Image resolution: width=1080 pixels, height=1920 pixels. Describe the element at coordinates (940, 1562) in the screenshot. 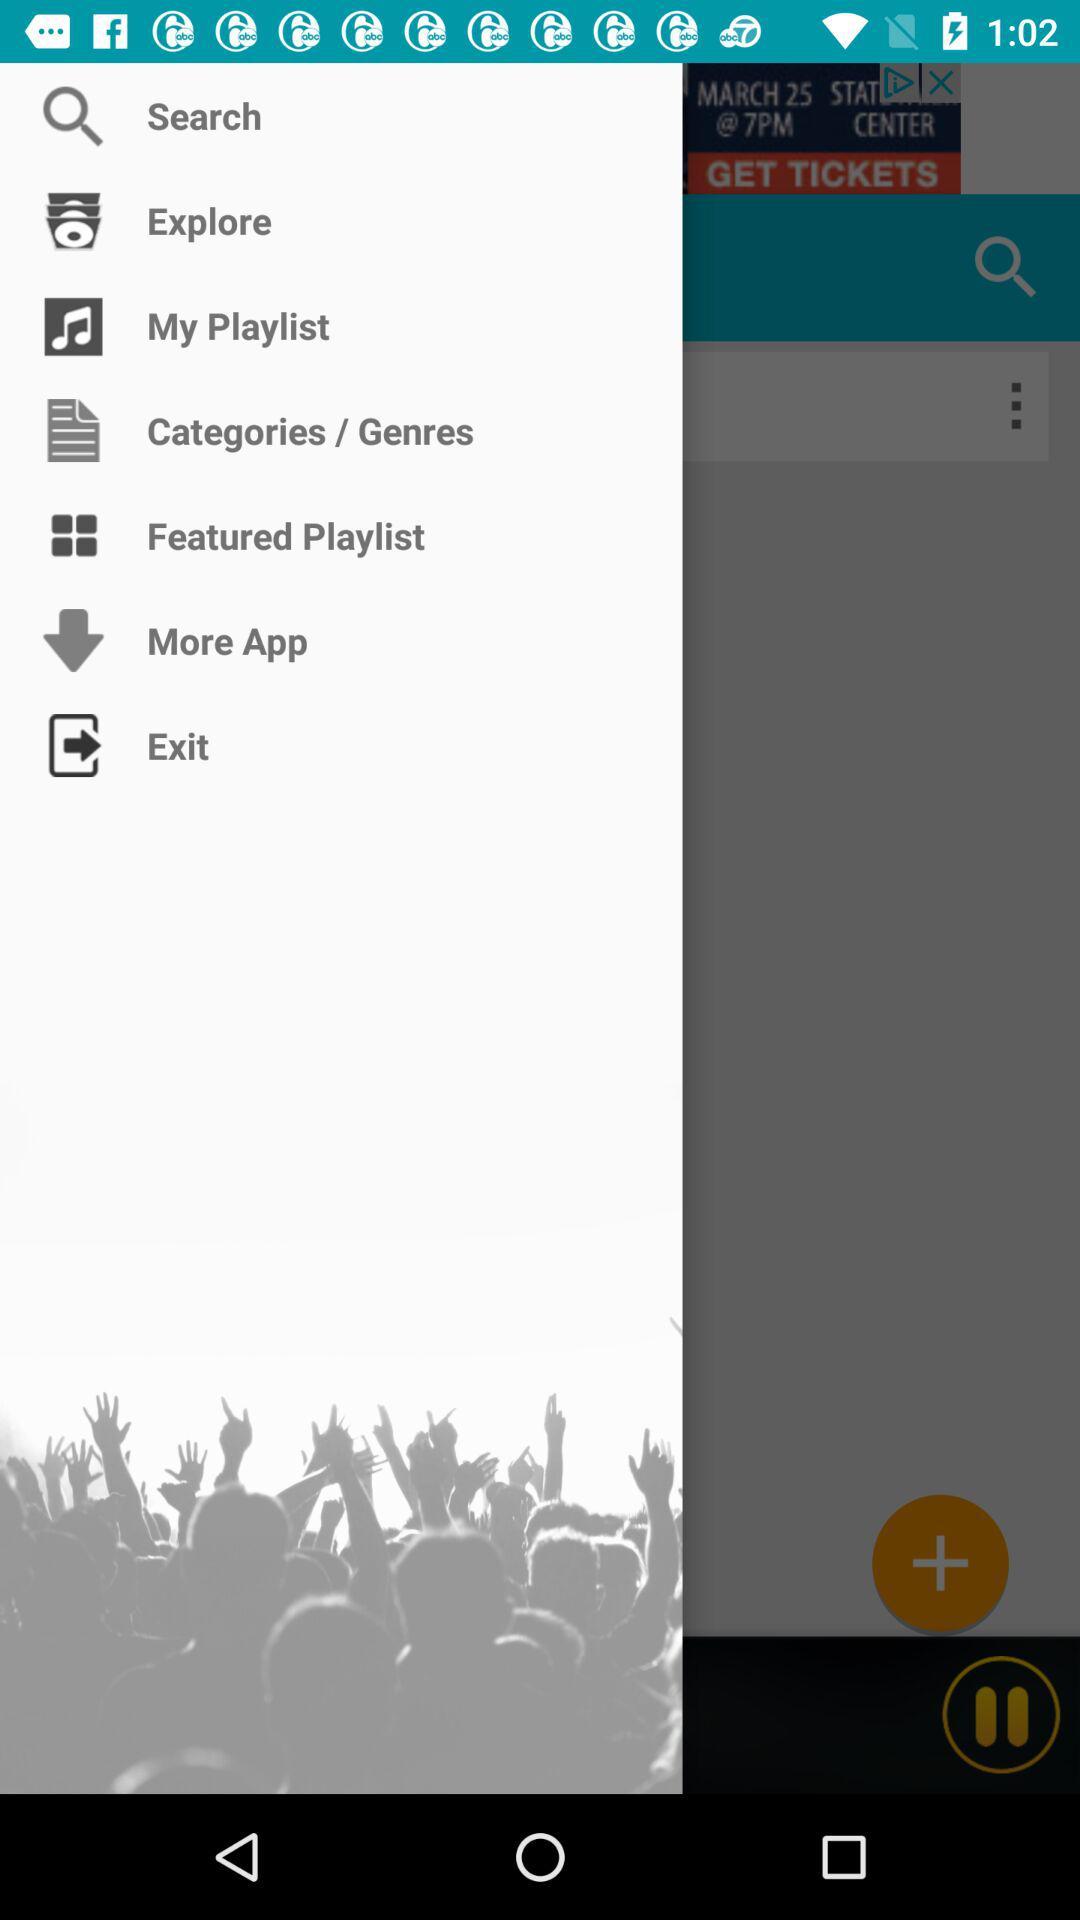

I see `the add icon` at that location.